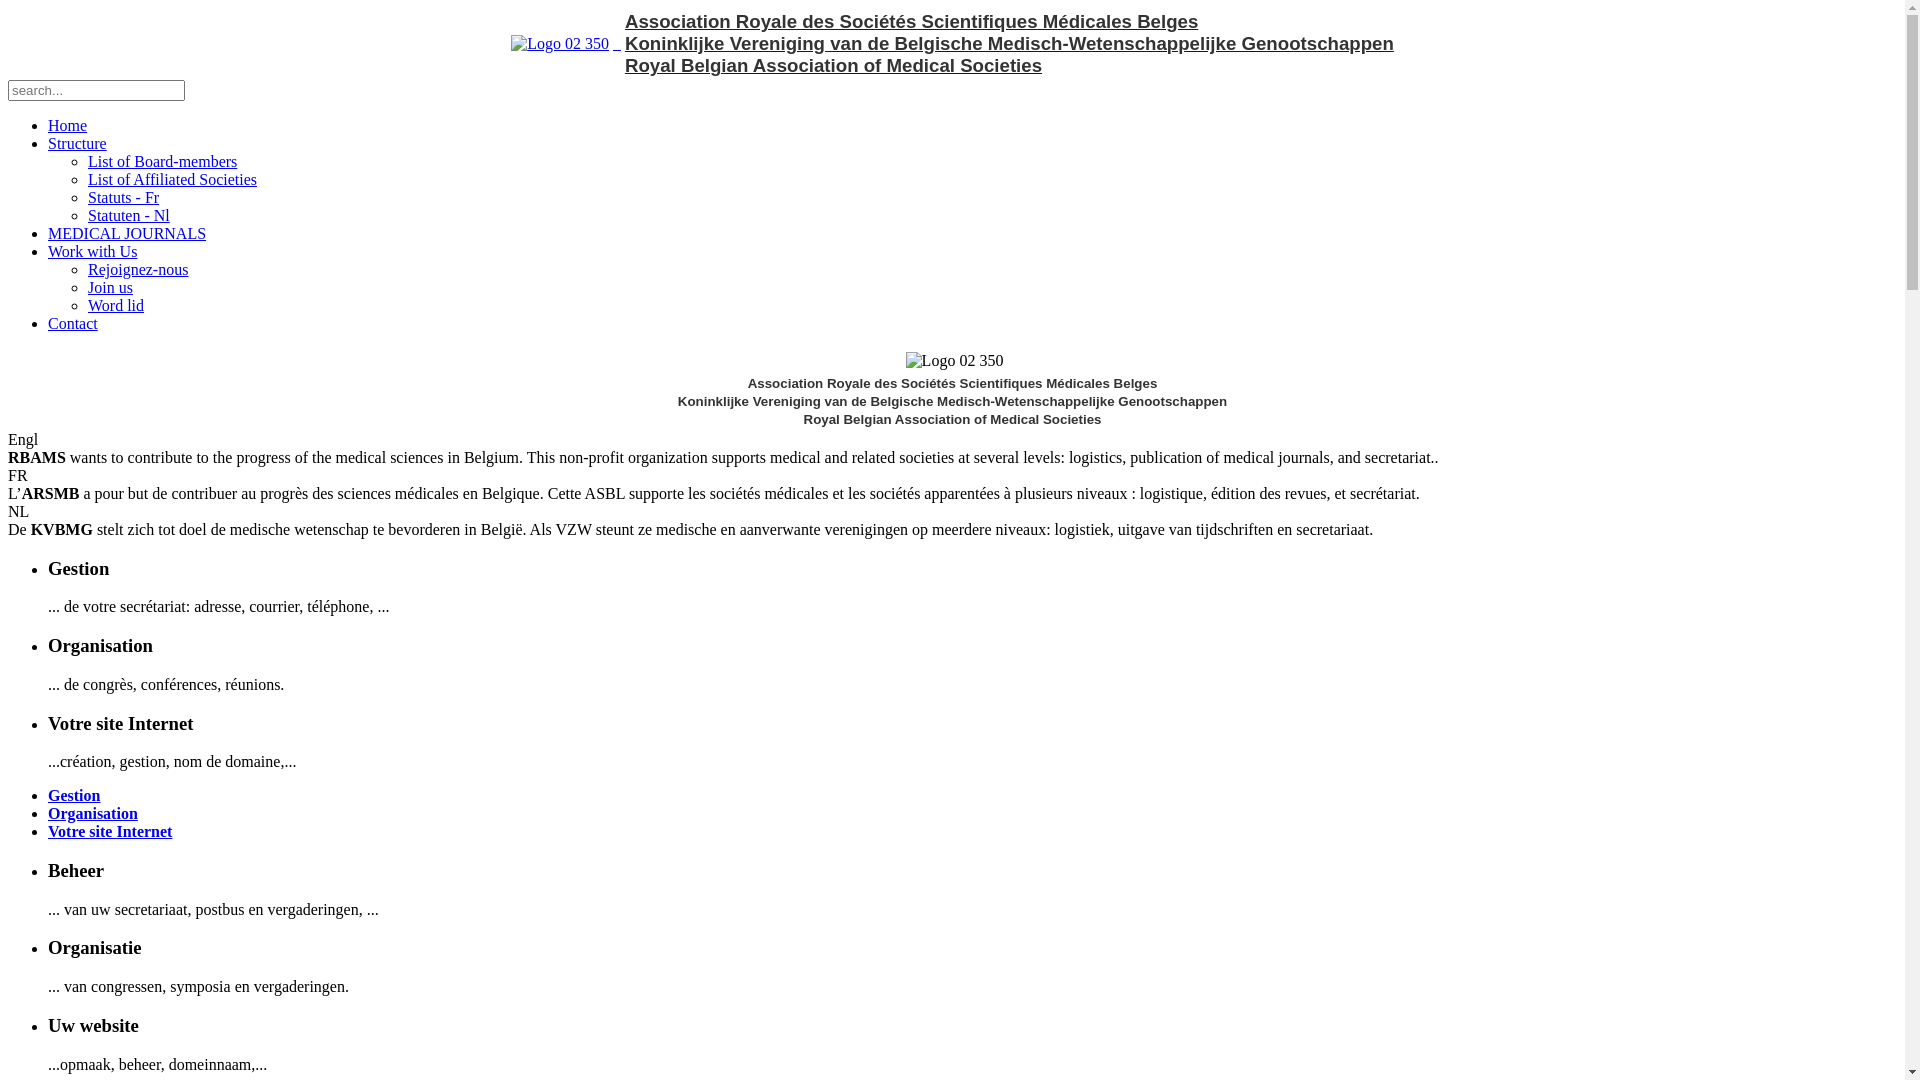 The image size is (1920, 1080). Describe the element at coordinates (162, 160) in the screenshot. I see `'List of Board-members'` at that location.